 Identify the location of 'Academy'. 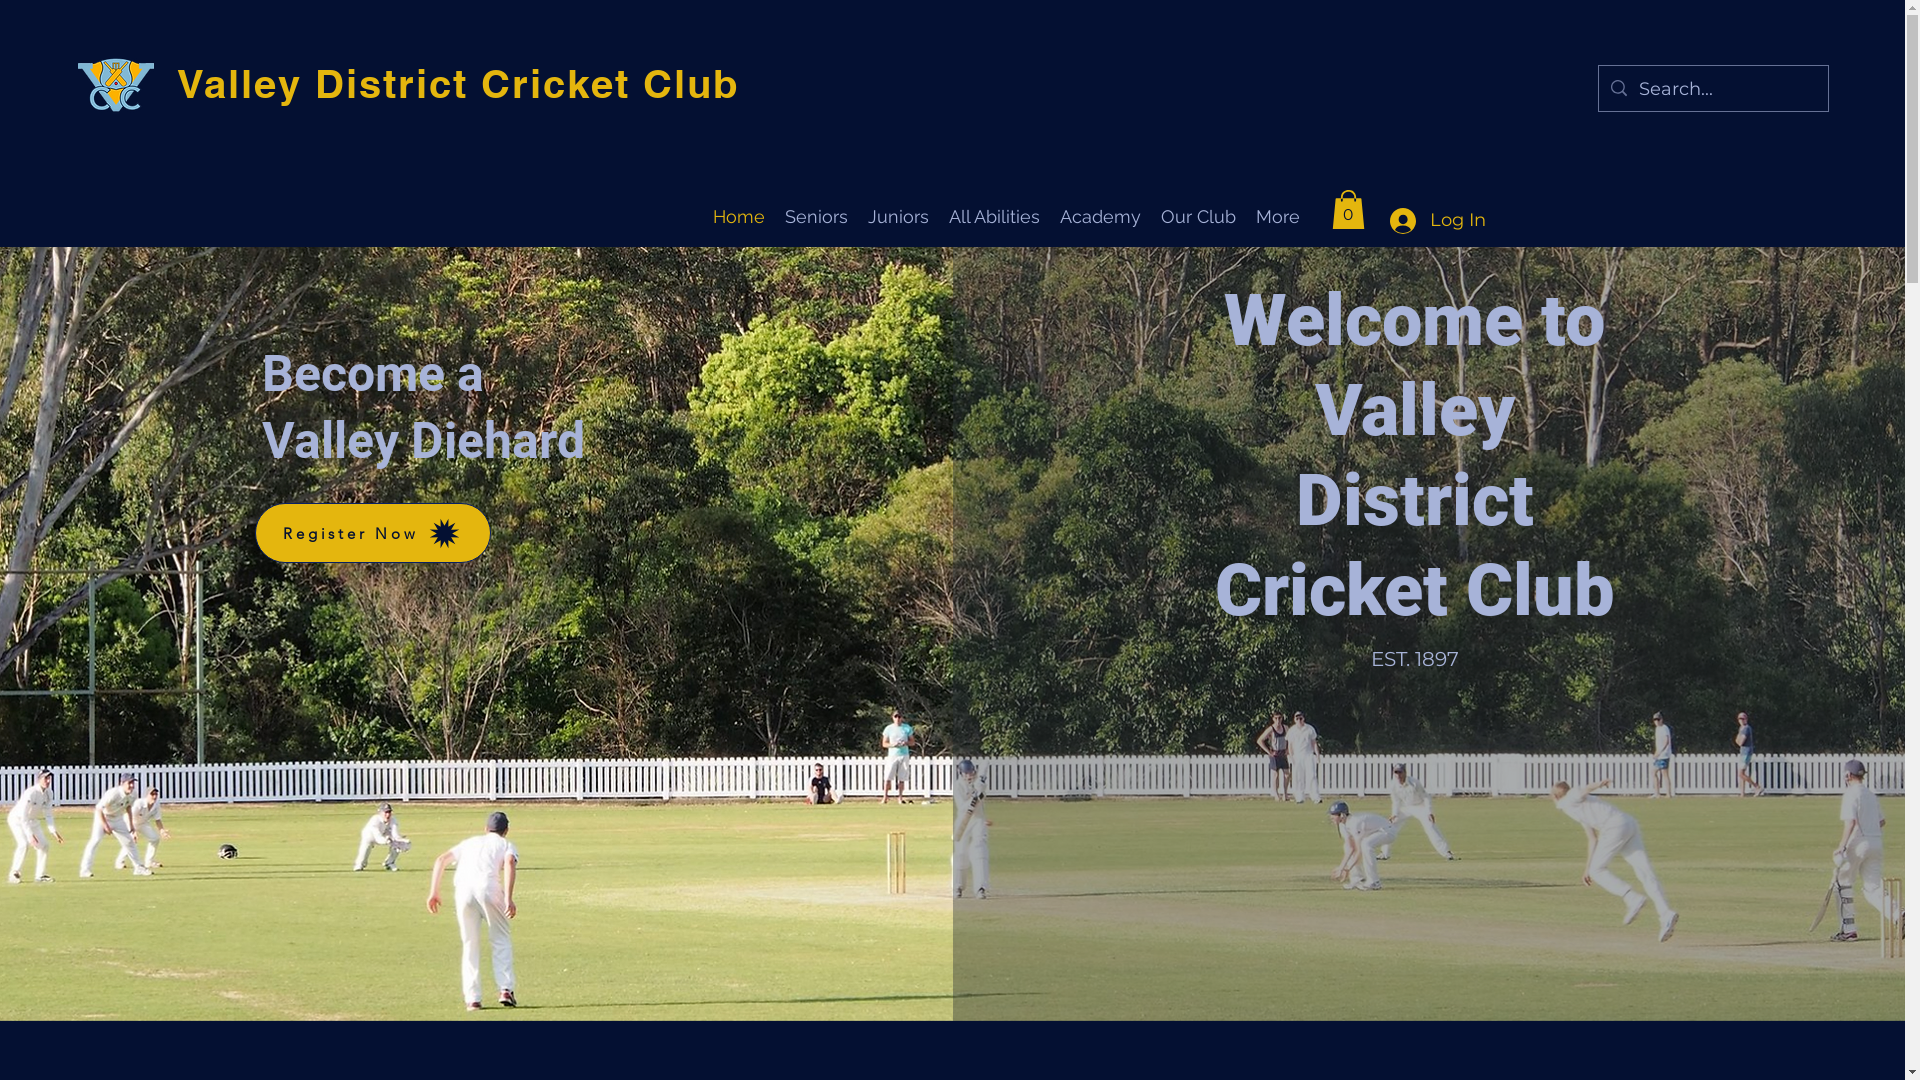
(1099, 215).